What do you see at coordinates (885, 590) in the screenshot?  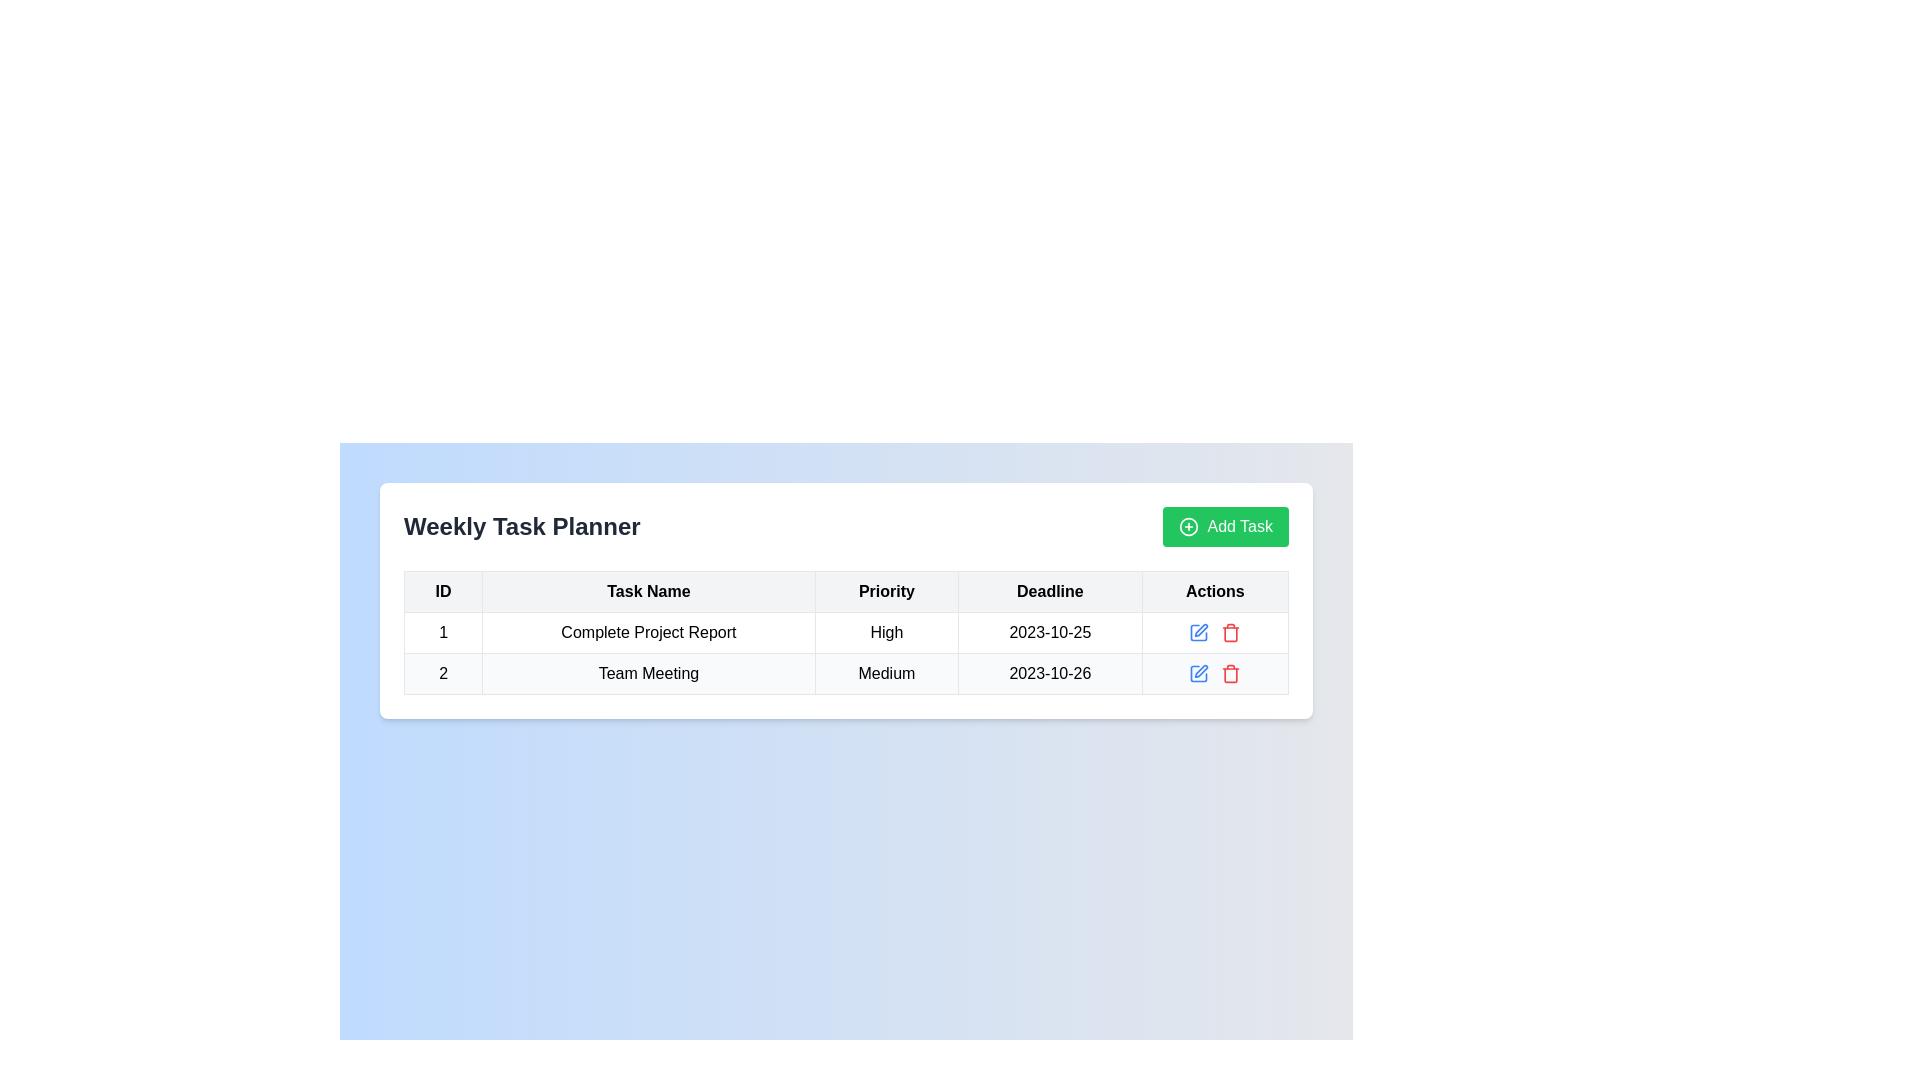 I see `the Text label indicating task priorities in the third column header of the Weekly Task Planner table` at bounding box center [885, 590].